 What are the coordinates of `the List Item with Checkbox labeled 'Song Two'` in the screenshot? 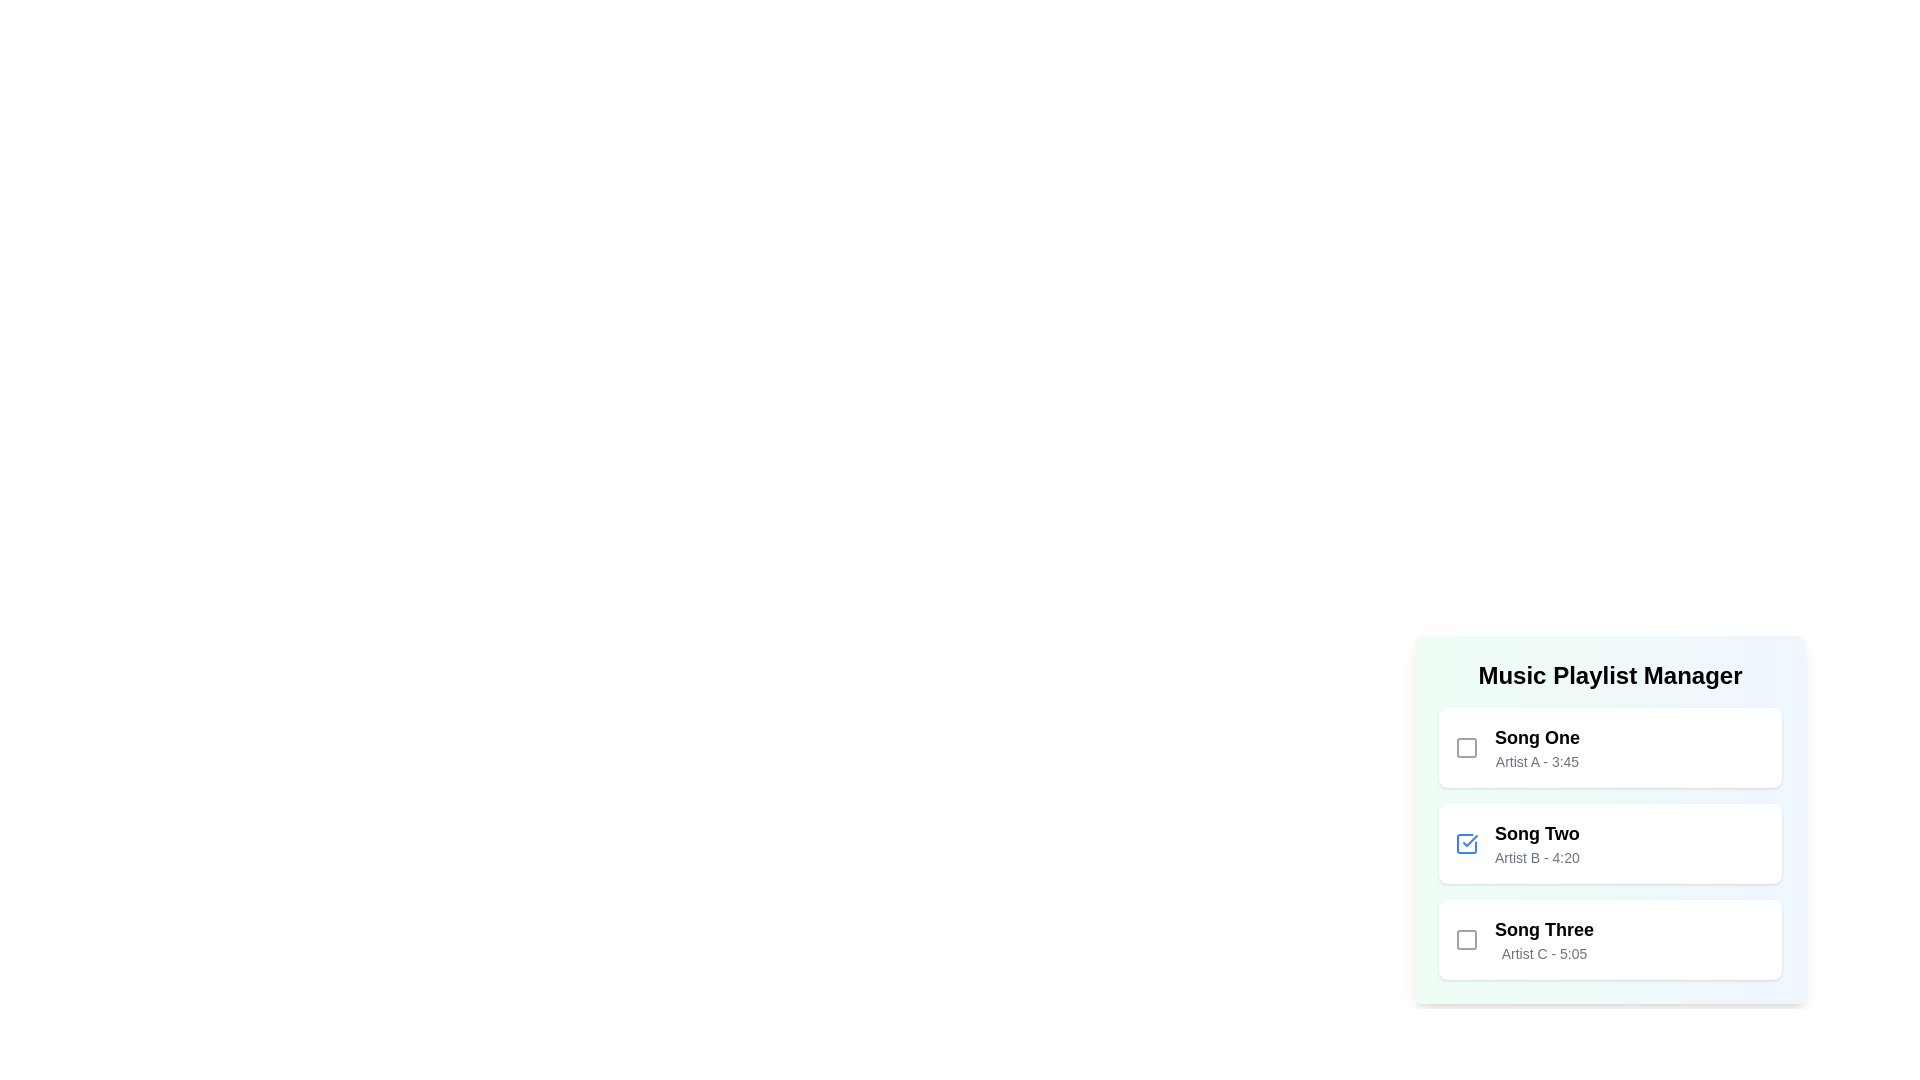 It's located at (1610, 844).